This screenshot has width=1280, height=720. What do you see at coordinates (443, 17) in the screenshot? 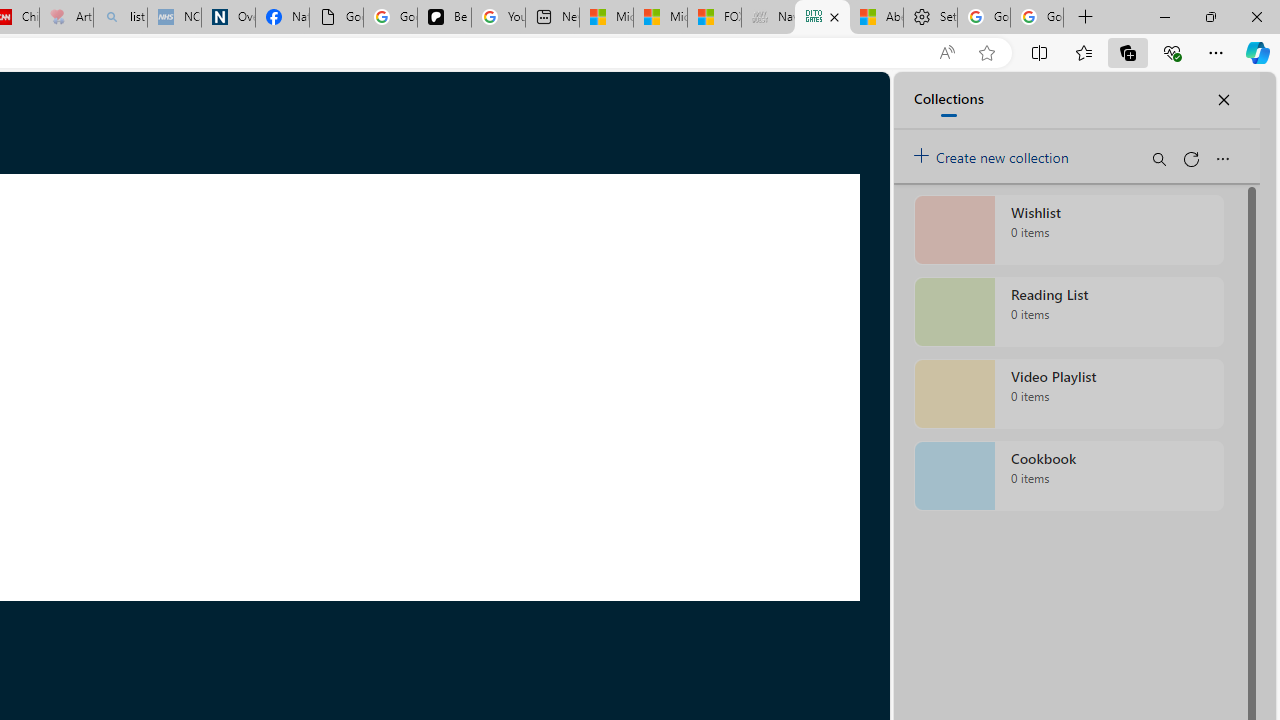
I see `'Be Smart | creating Science videos | Patreon'` at bounding box center [443, 17].